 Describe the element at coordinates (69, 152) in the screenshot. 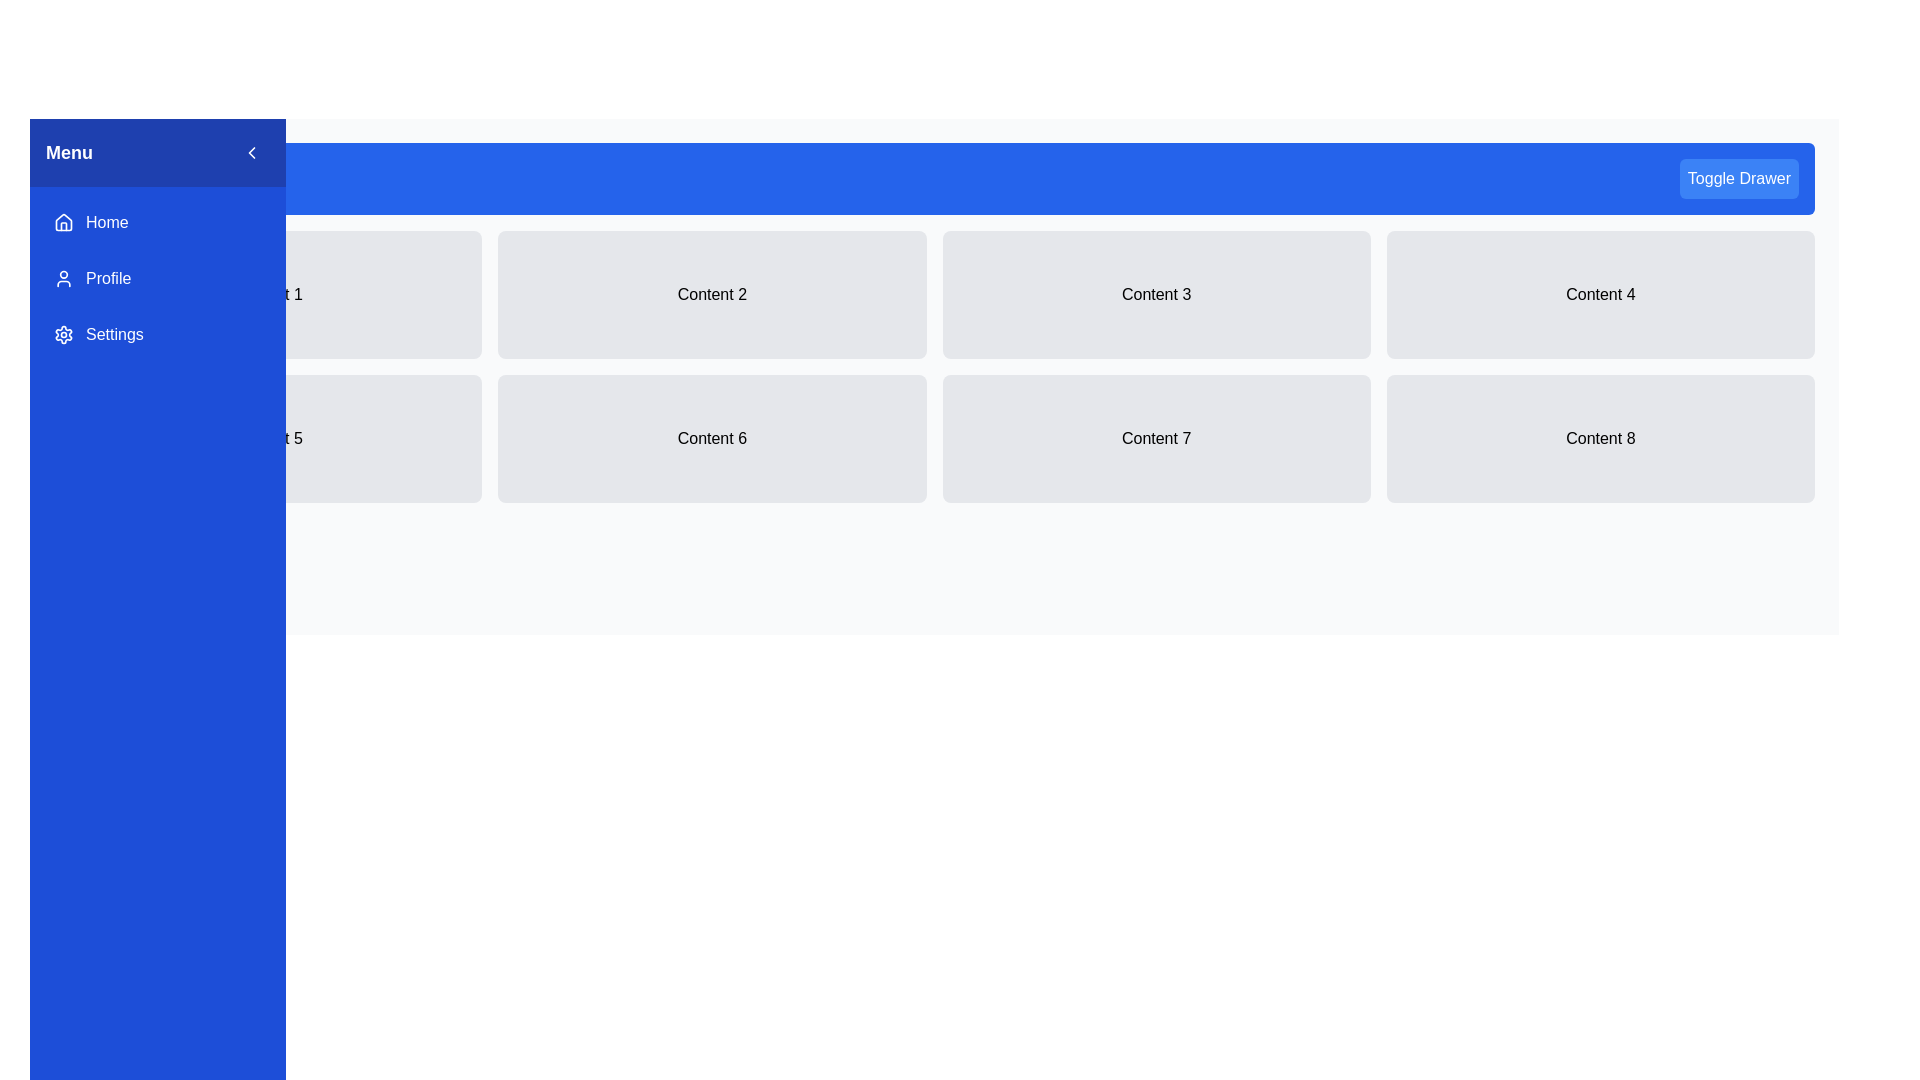

I see `the 'Menu' text label, which is a bold, large-sized white label located in the upper-left corner of the sidebar menu against a deep blue background` at that location.